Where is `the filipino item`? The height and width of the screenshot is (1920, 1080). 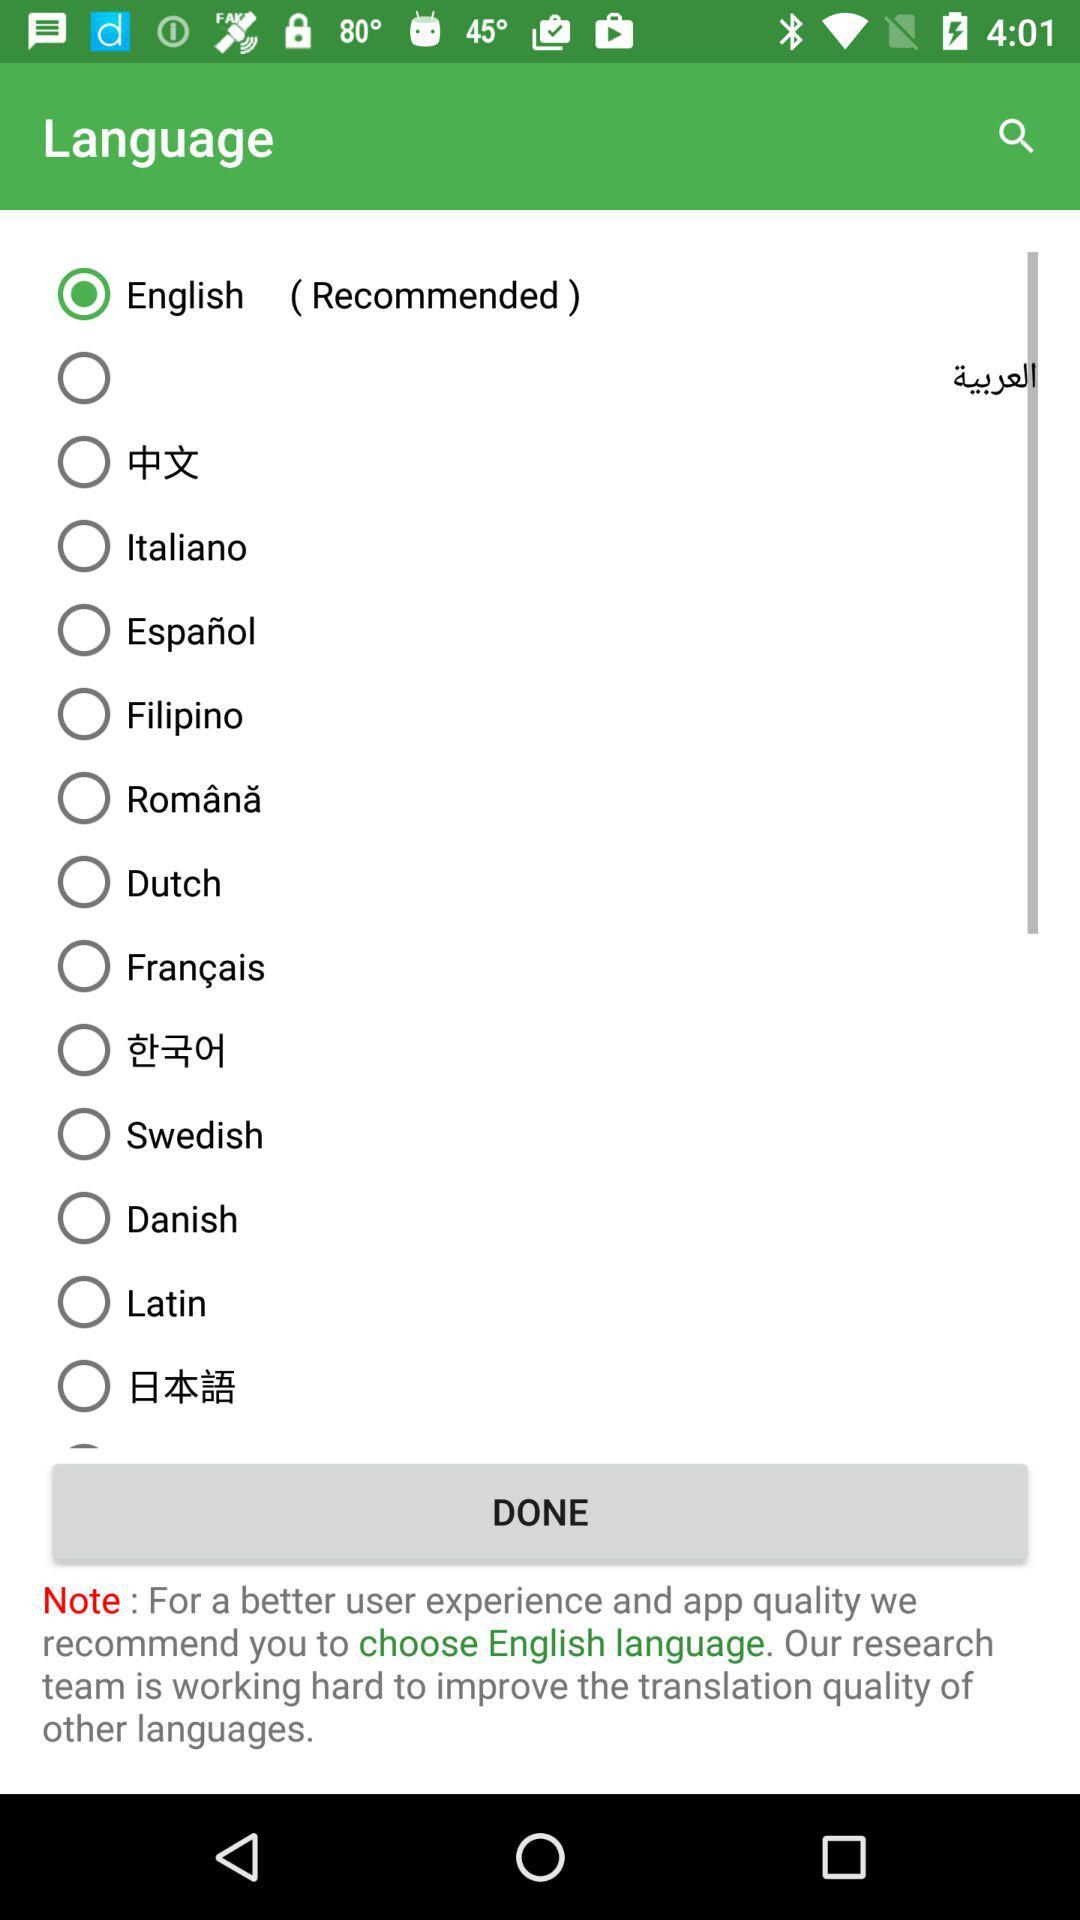 the filipino item is located at coordinates (540, 714).